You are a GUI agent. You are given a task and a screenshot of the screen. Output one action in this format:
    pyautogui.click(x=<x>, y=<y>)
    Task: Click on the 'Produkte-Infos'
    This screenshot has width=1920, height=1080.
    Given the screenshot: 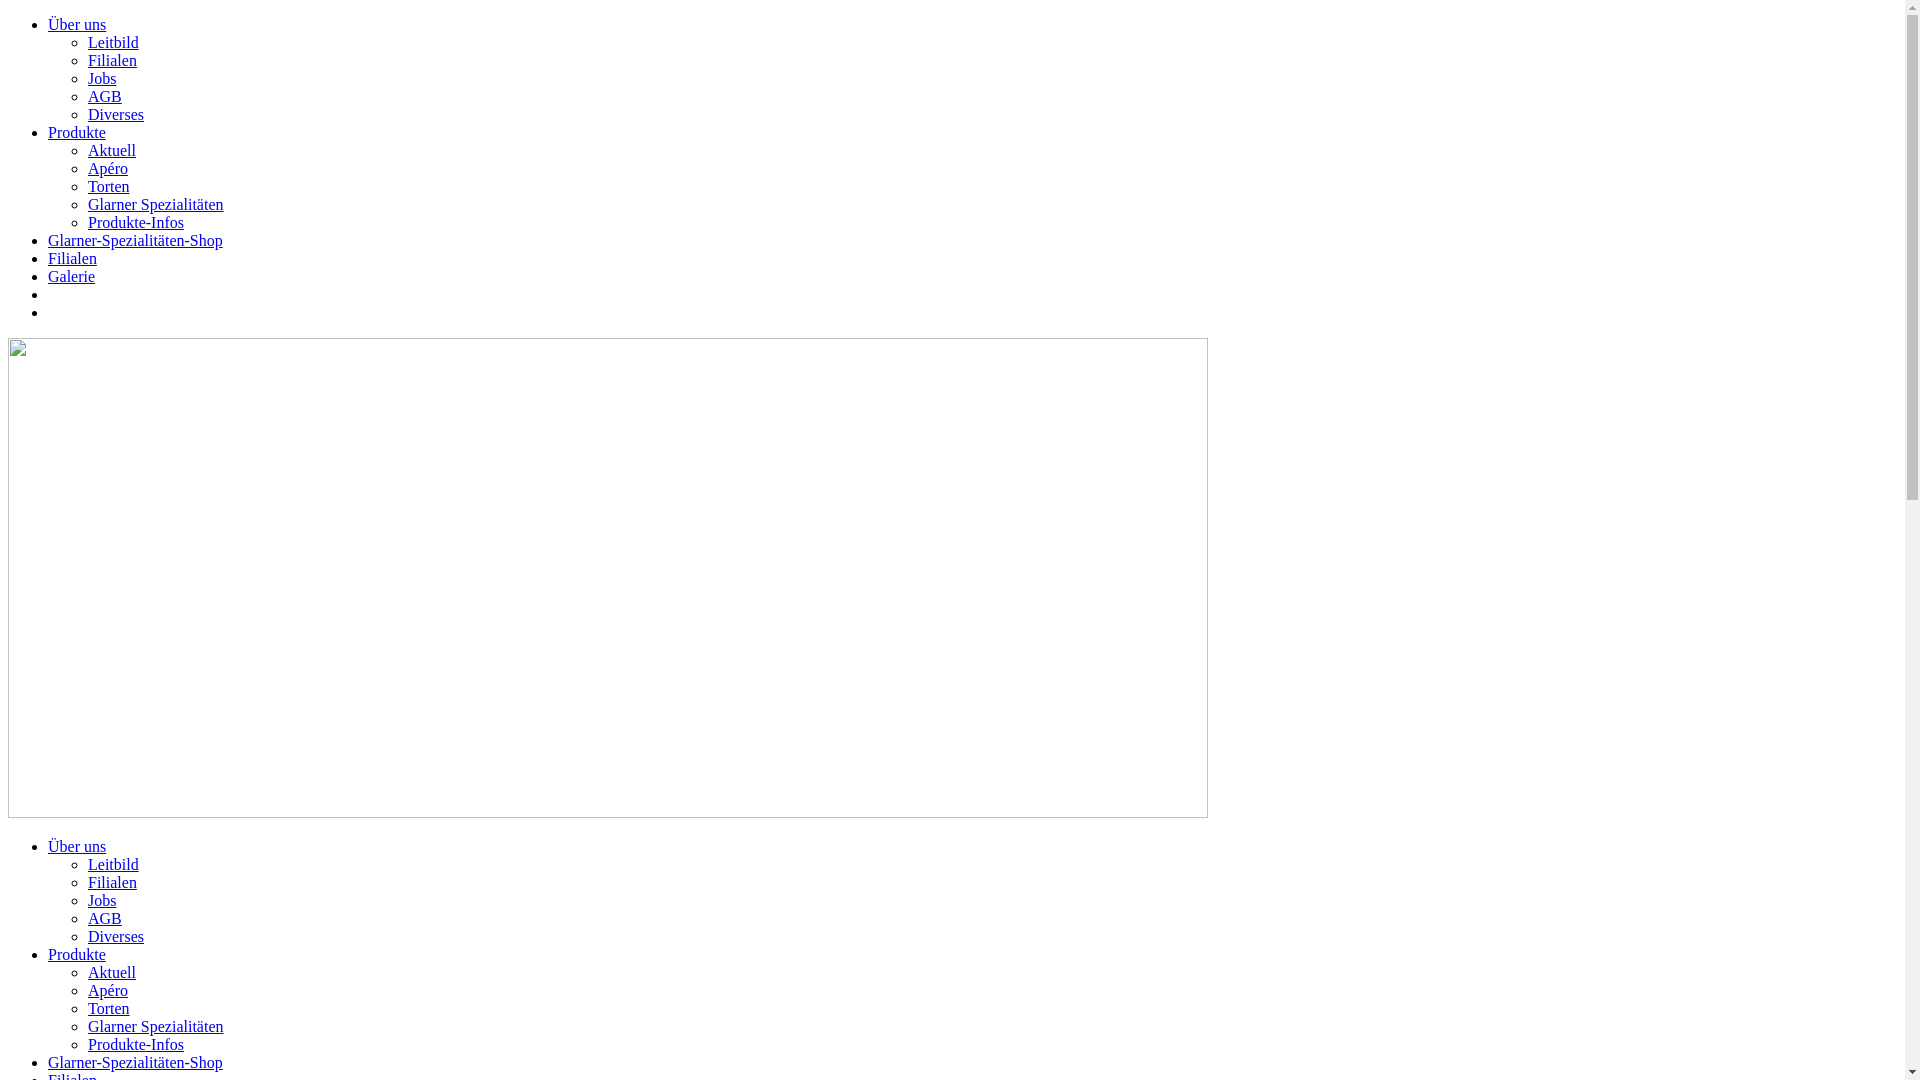 What is the action you would take?
    pyautogui.click(x=134, y=222)
    